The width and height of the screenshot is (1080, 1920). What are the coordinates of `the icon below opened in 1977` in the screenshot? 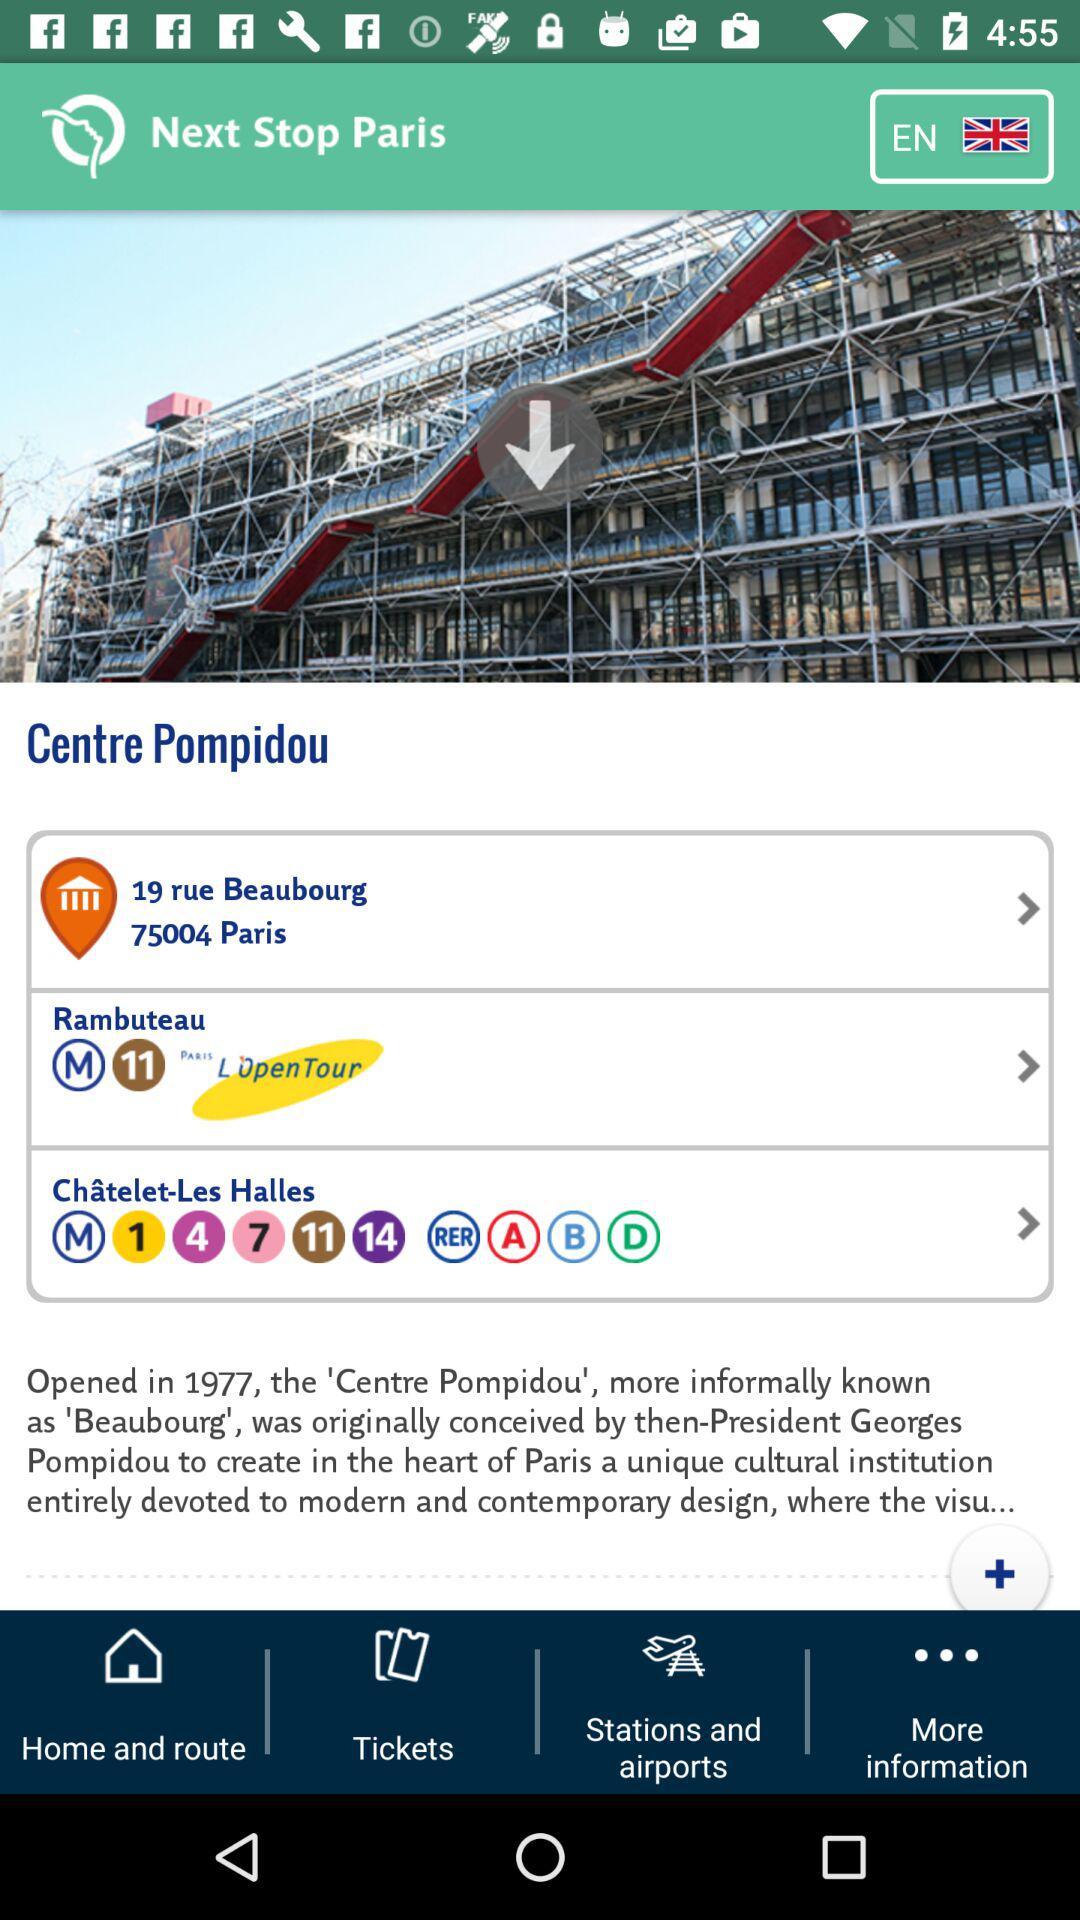 It's located at (999, 1565).